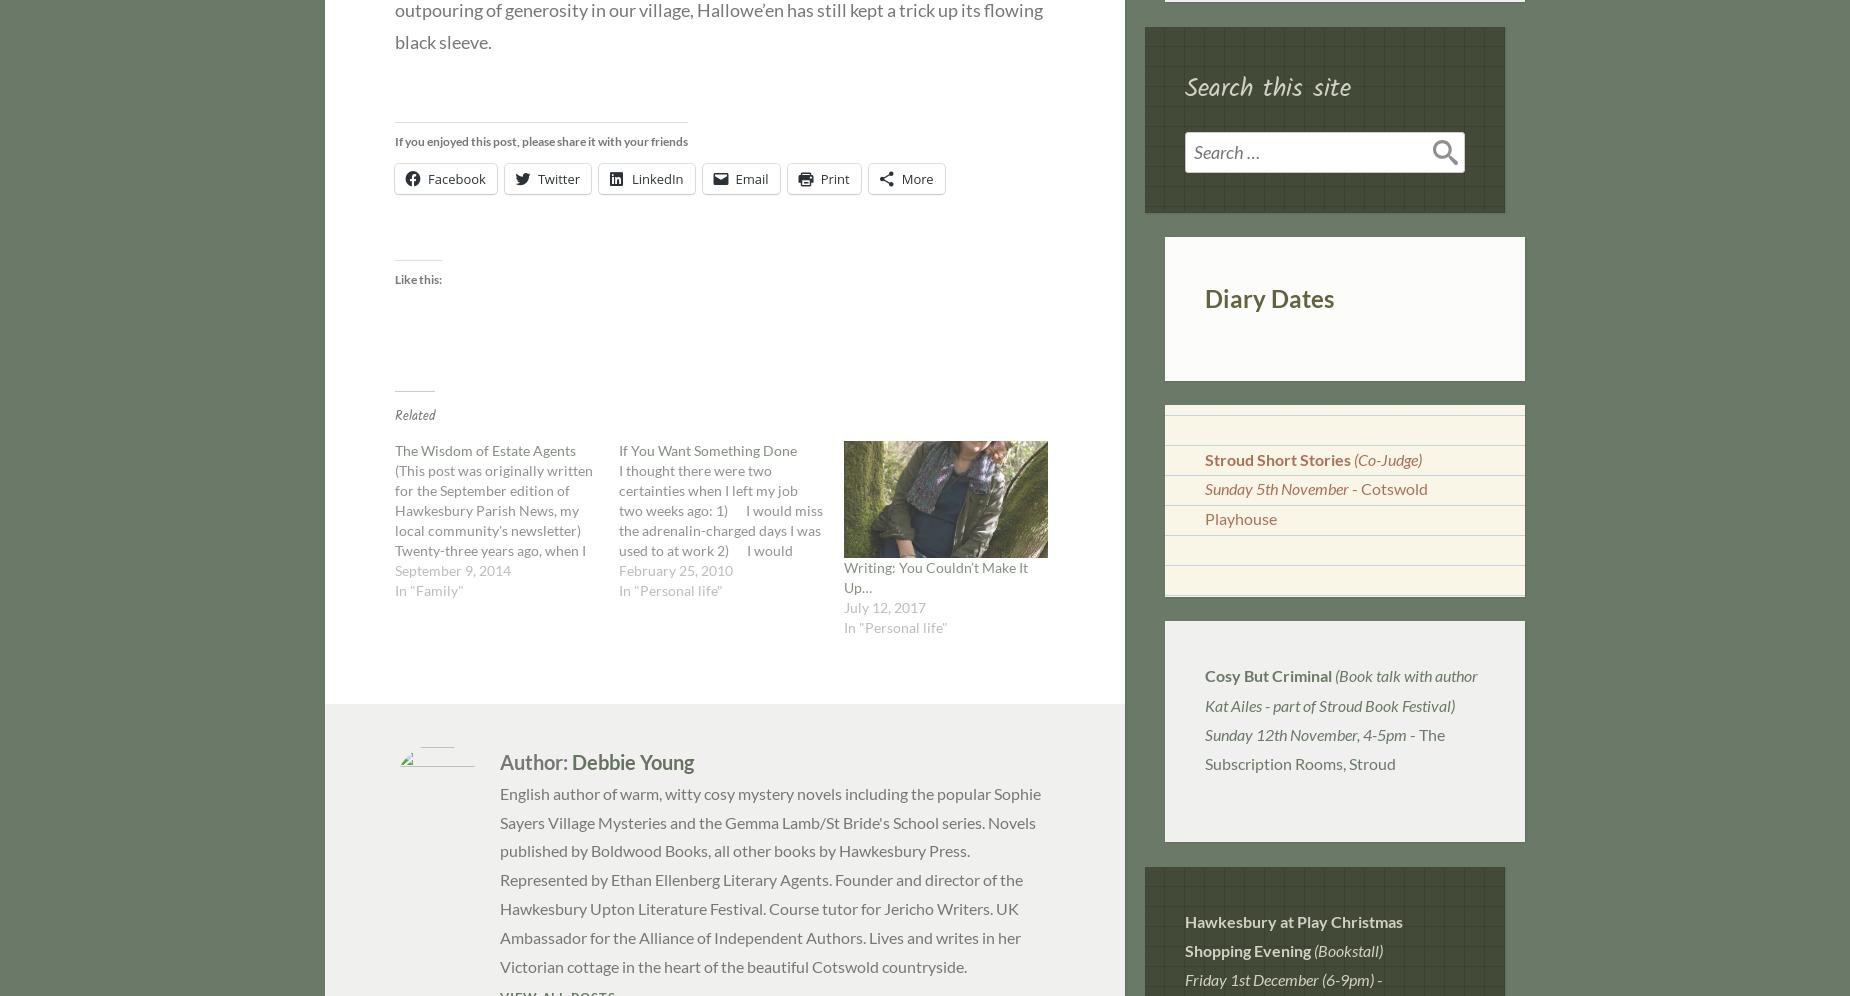 This screenshot has width=1850, height=996. Describe the element at coordinates (917, 178) in the screenshot. I see `'More'` at that location.